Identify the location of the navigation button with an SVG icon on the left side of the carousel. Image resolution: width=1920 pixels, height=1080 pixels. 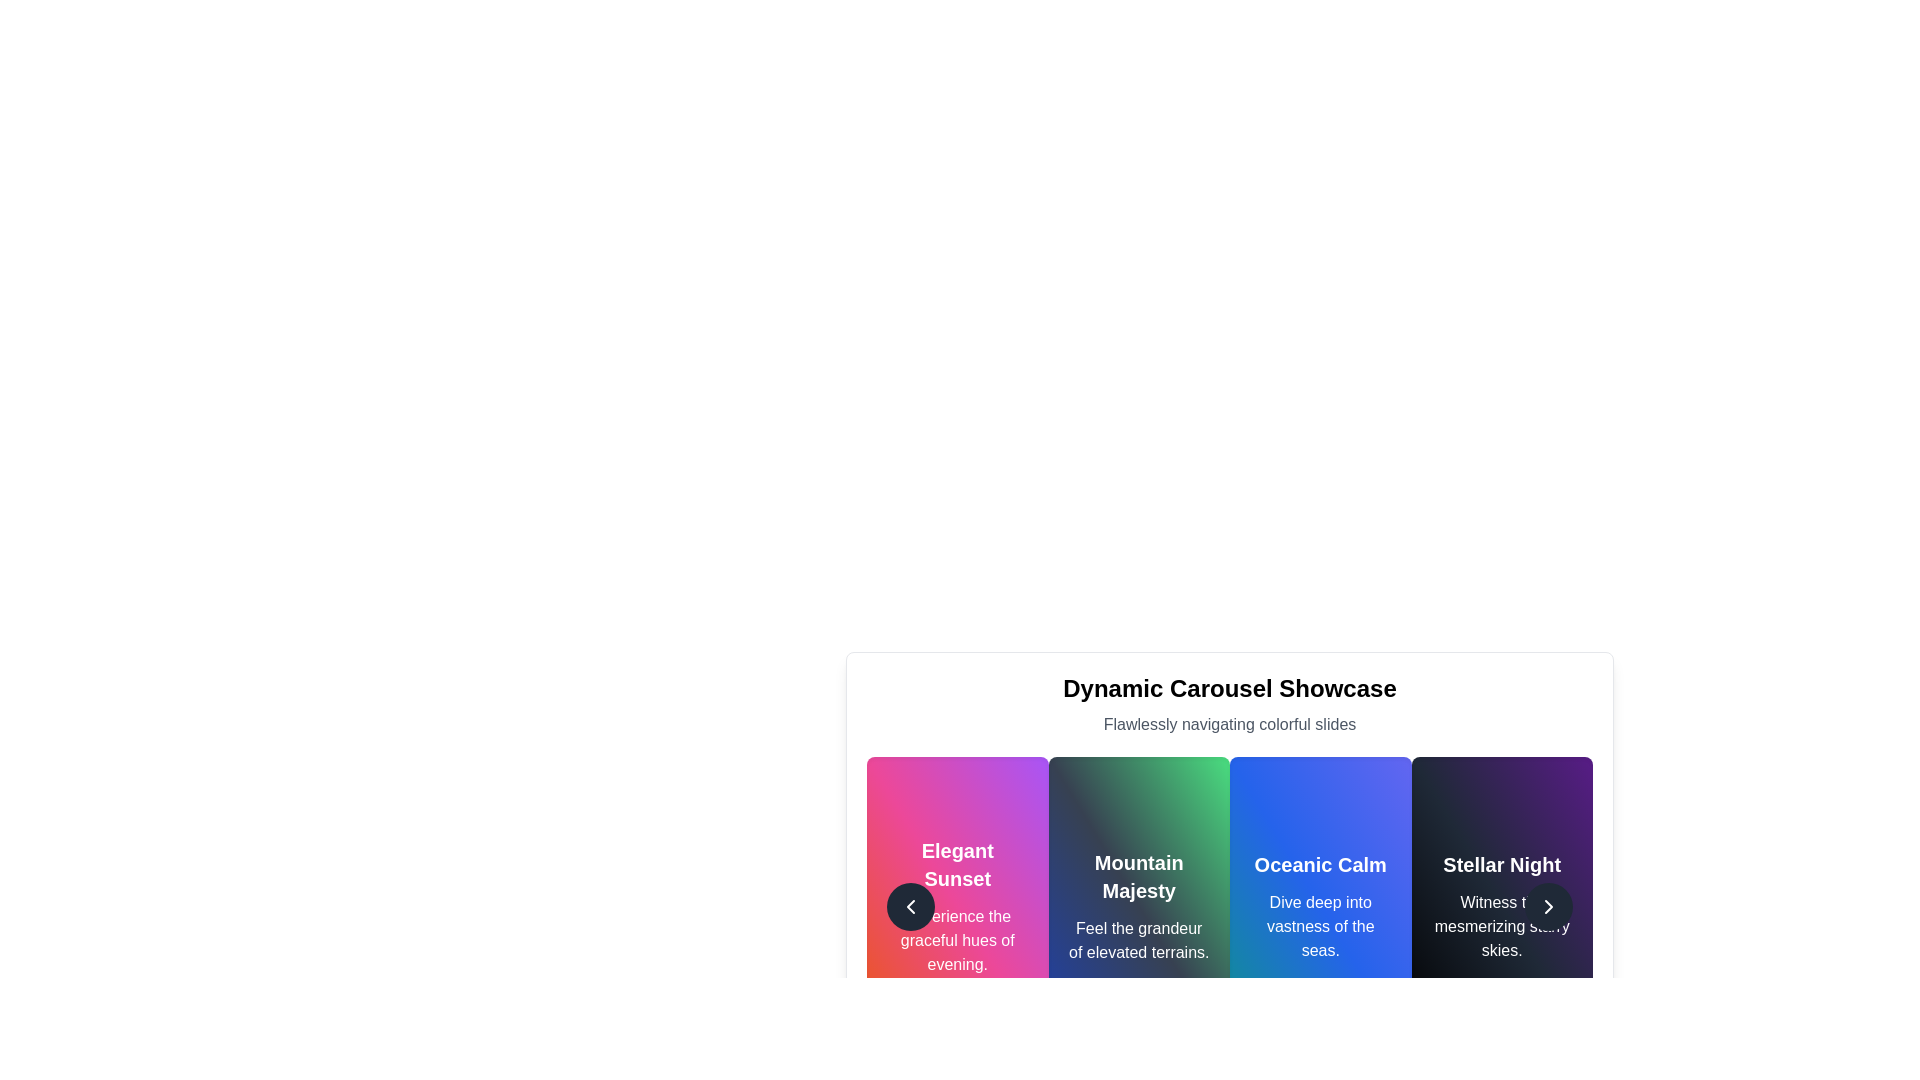
(910, 906).